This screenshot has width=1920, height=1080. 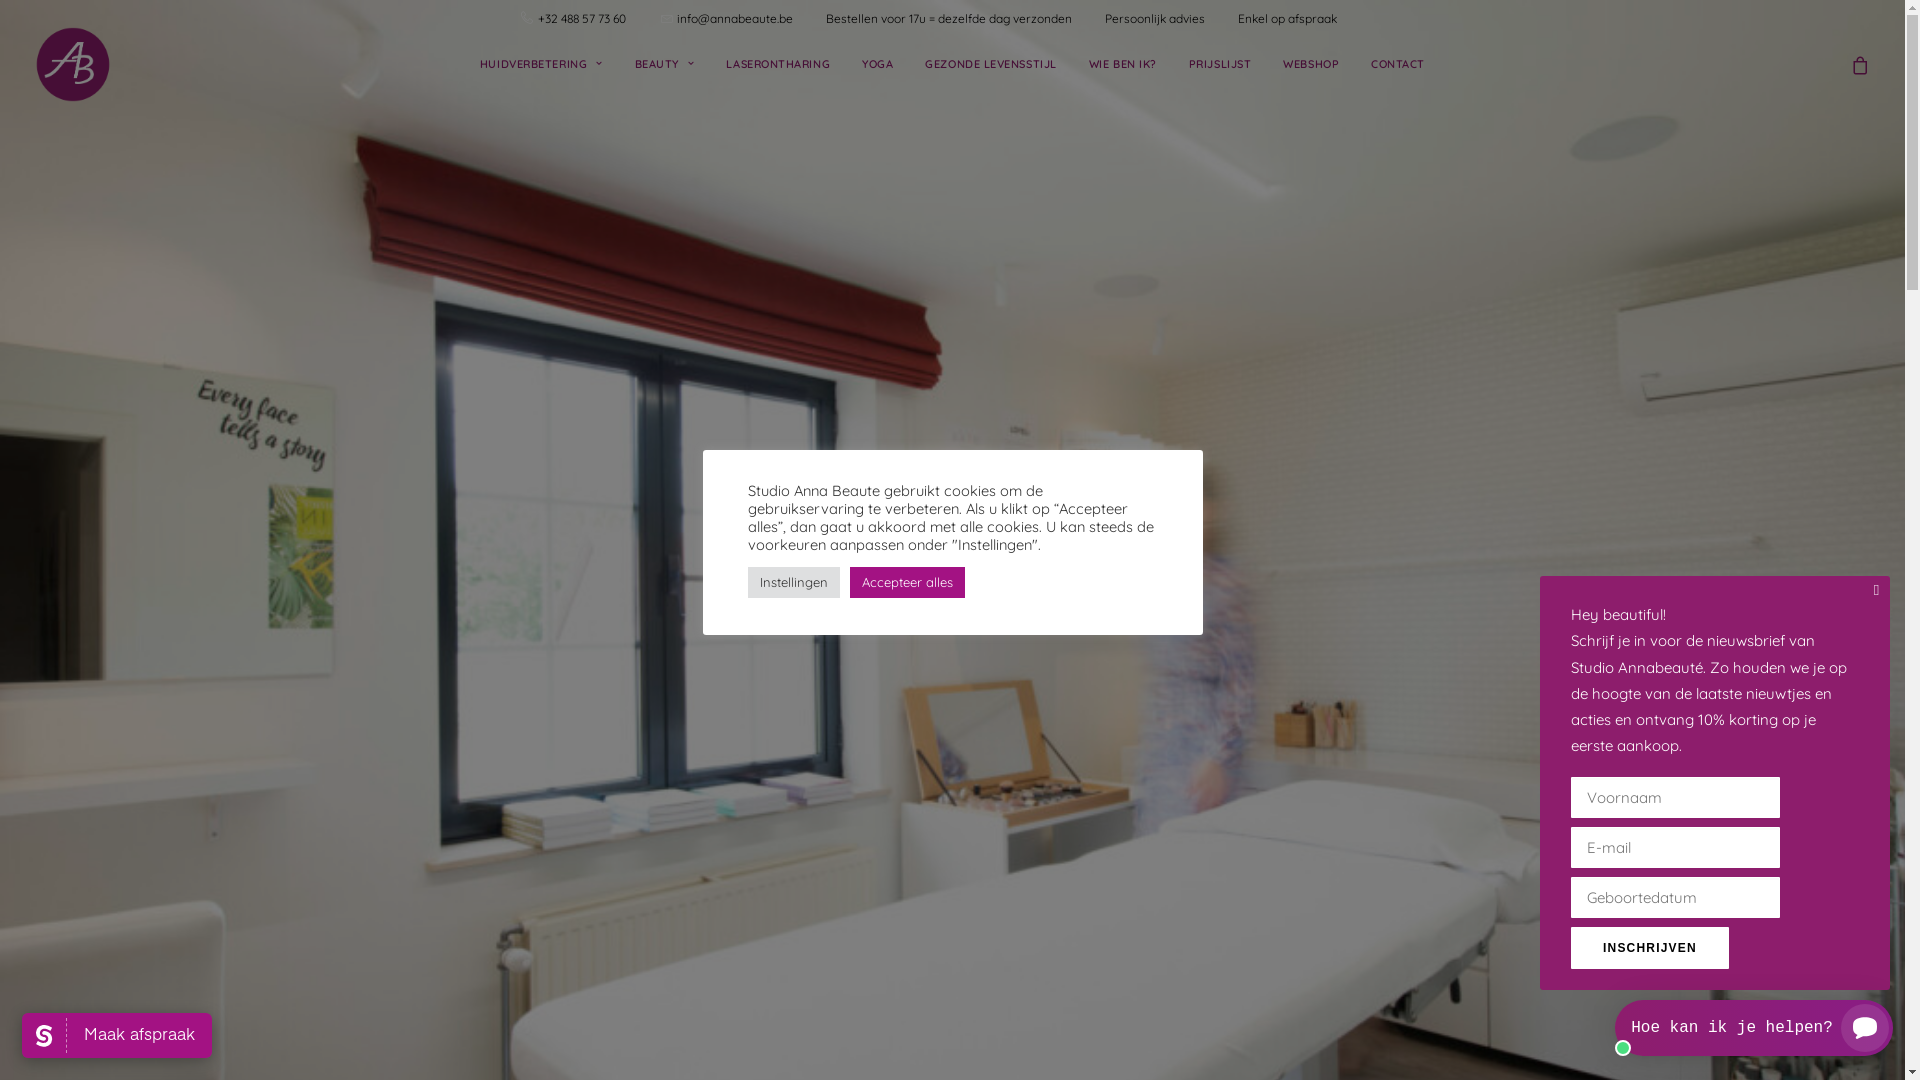 What do you see at coordinates (1074, 63) in the screenshot?
I see `'WIE BEN IK?'` at bounding box center [1074, 63].